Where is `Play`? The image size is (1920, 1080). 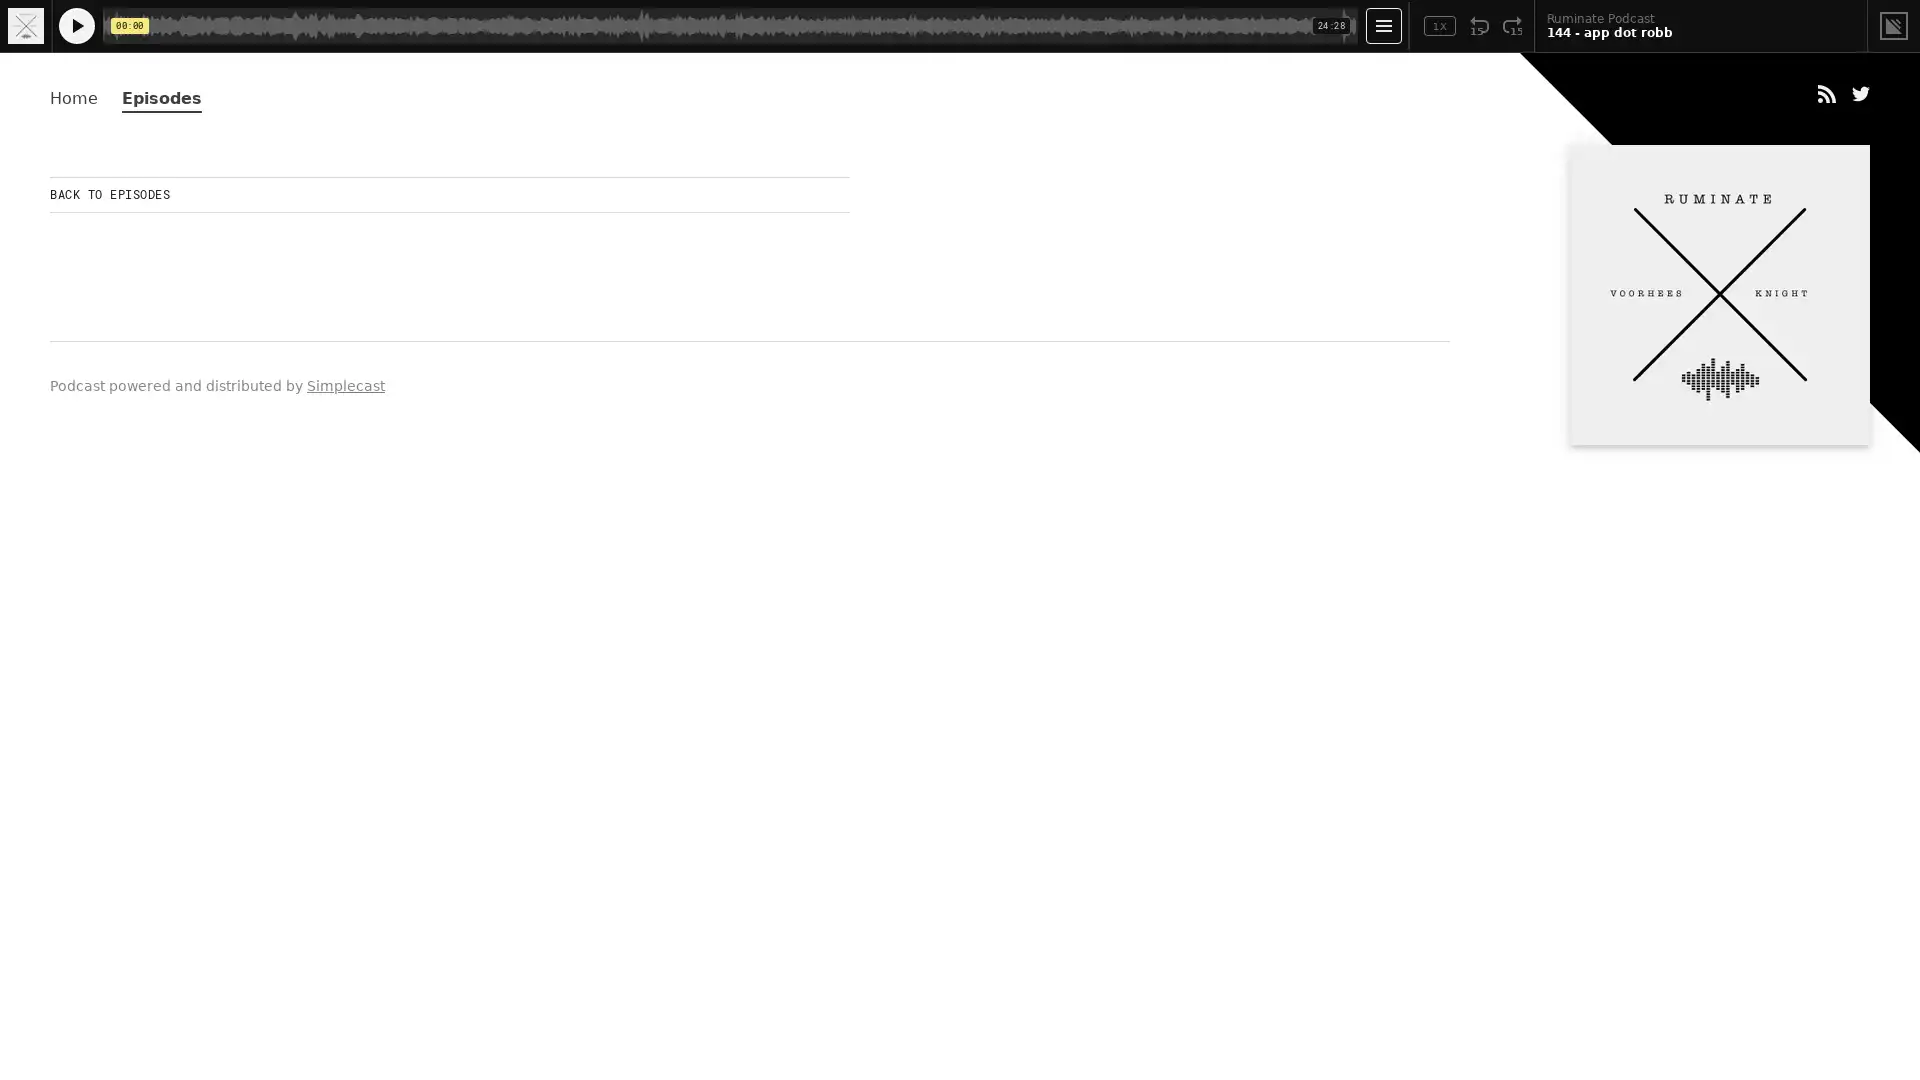
Play is located at coordinates (76, 26).